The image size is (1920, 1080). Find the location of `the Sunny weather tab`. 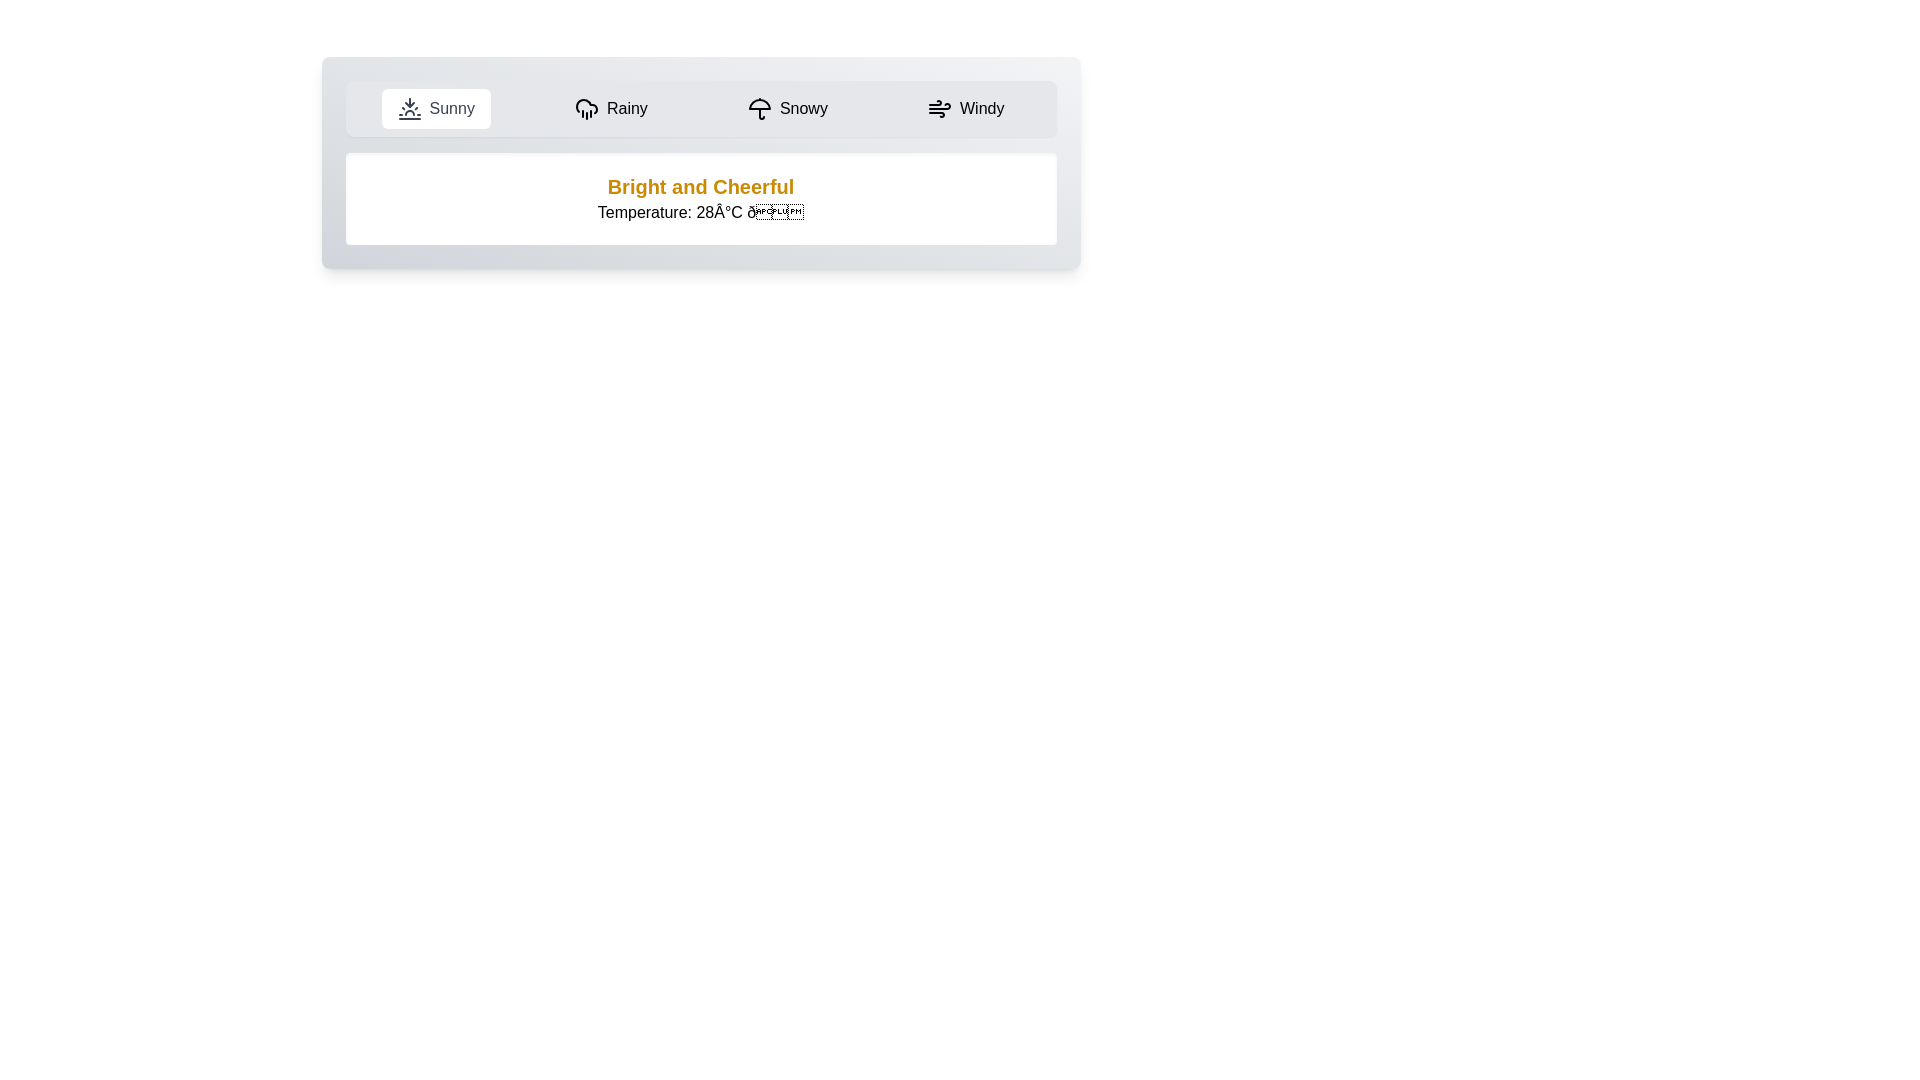

the Sunny weather tab is located at coordinates (435, 108).